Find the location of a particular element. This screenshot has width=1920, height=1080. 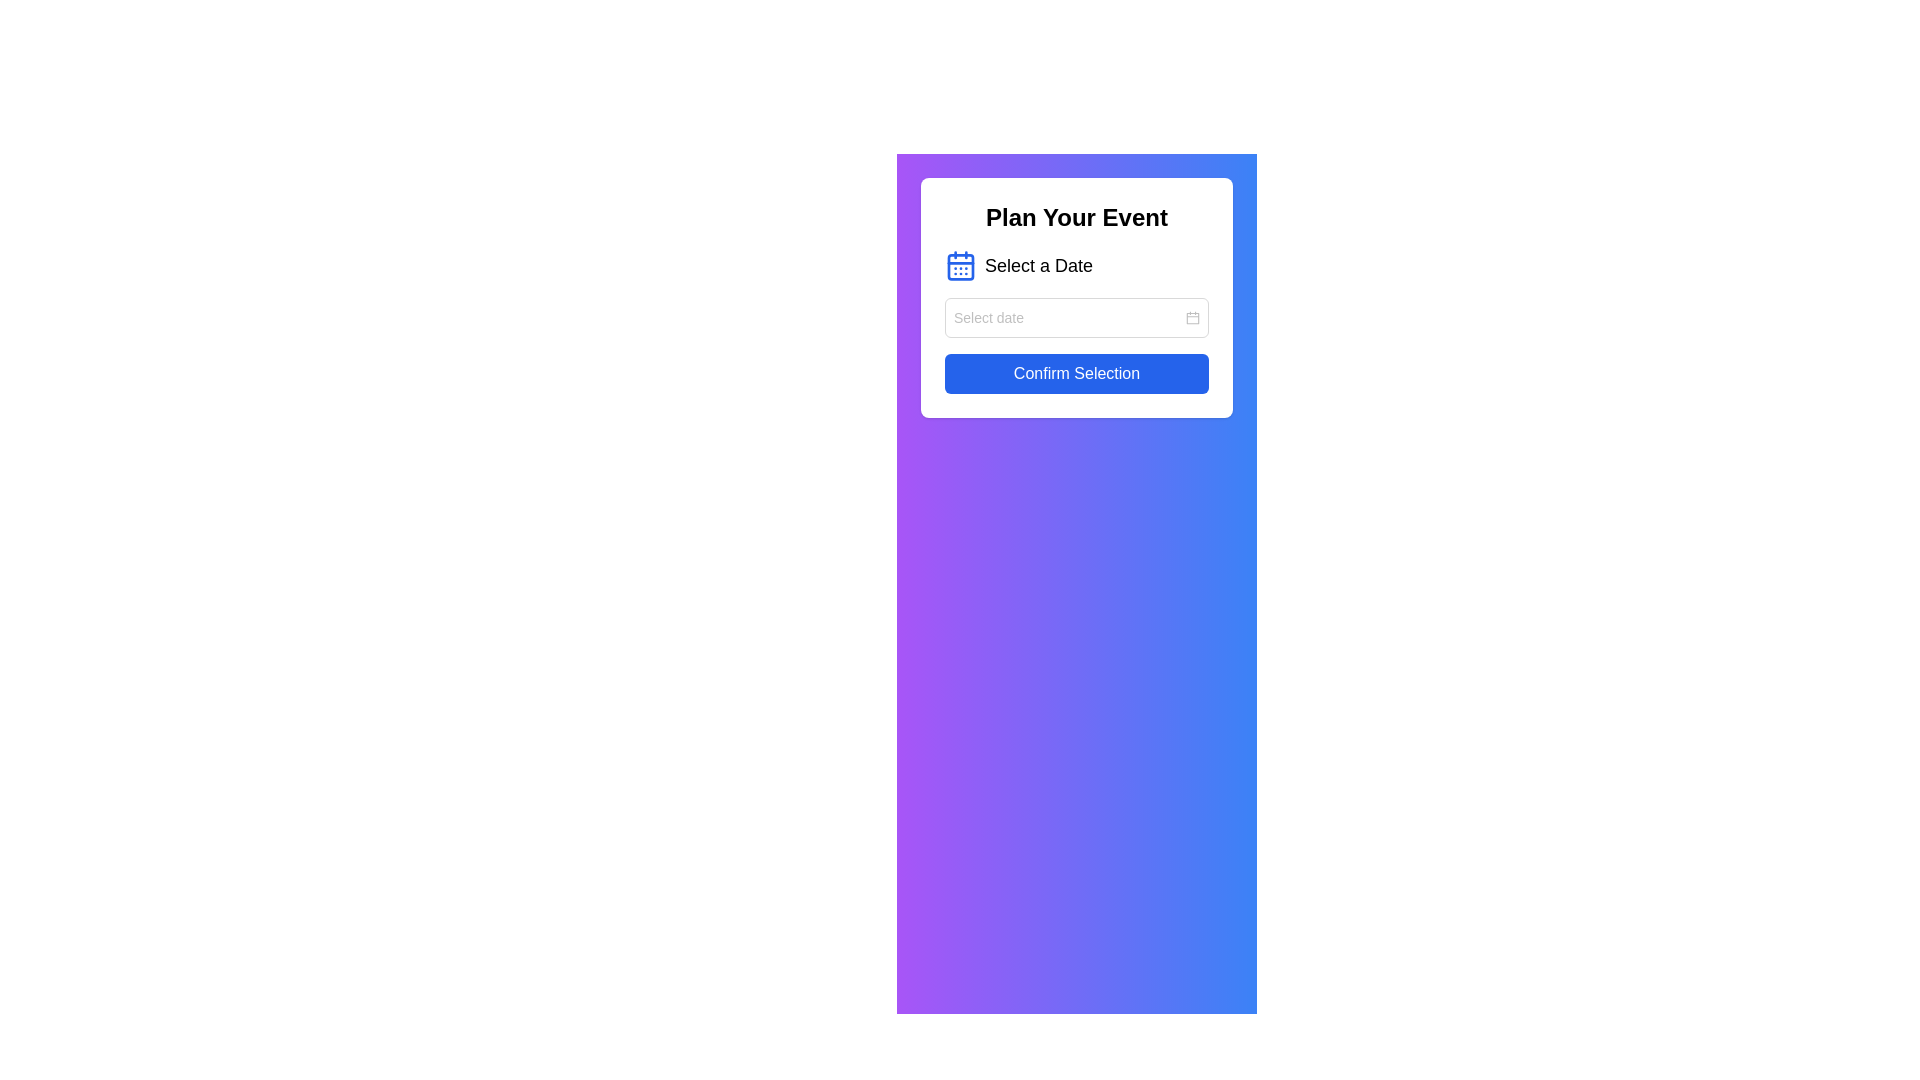

the text label displaying 'Select a Date', which is styled with a larger font size and medium-bold weight, located next to a blue calendar icon within a white card area is located at coordinates (1039, 265).